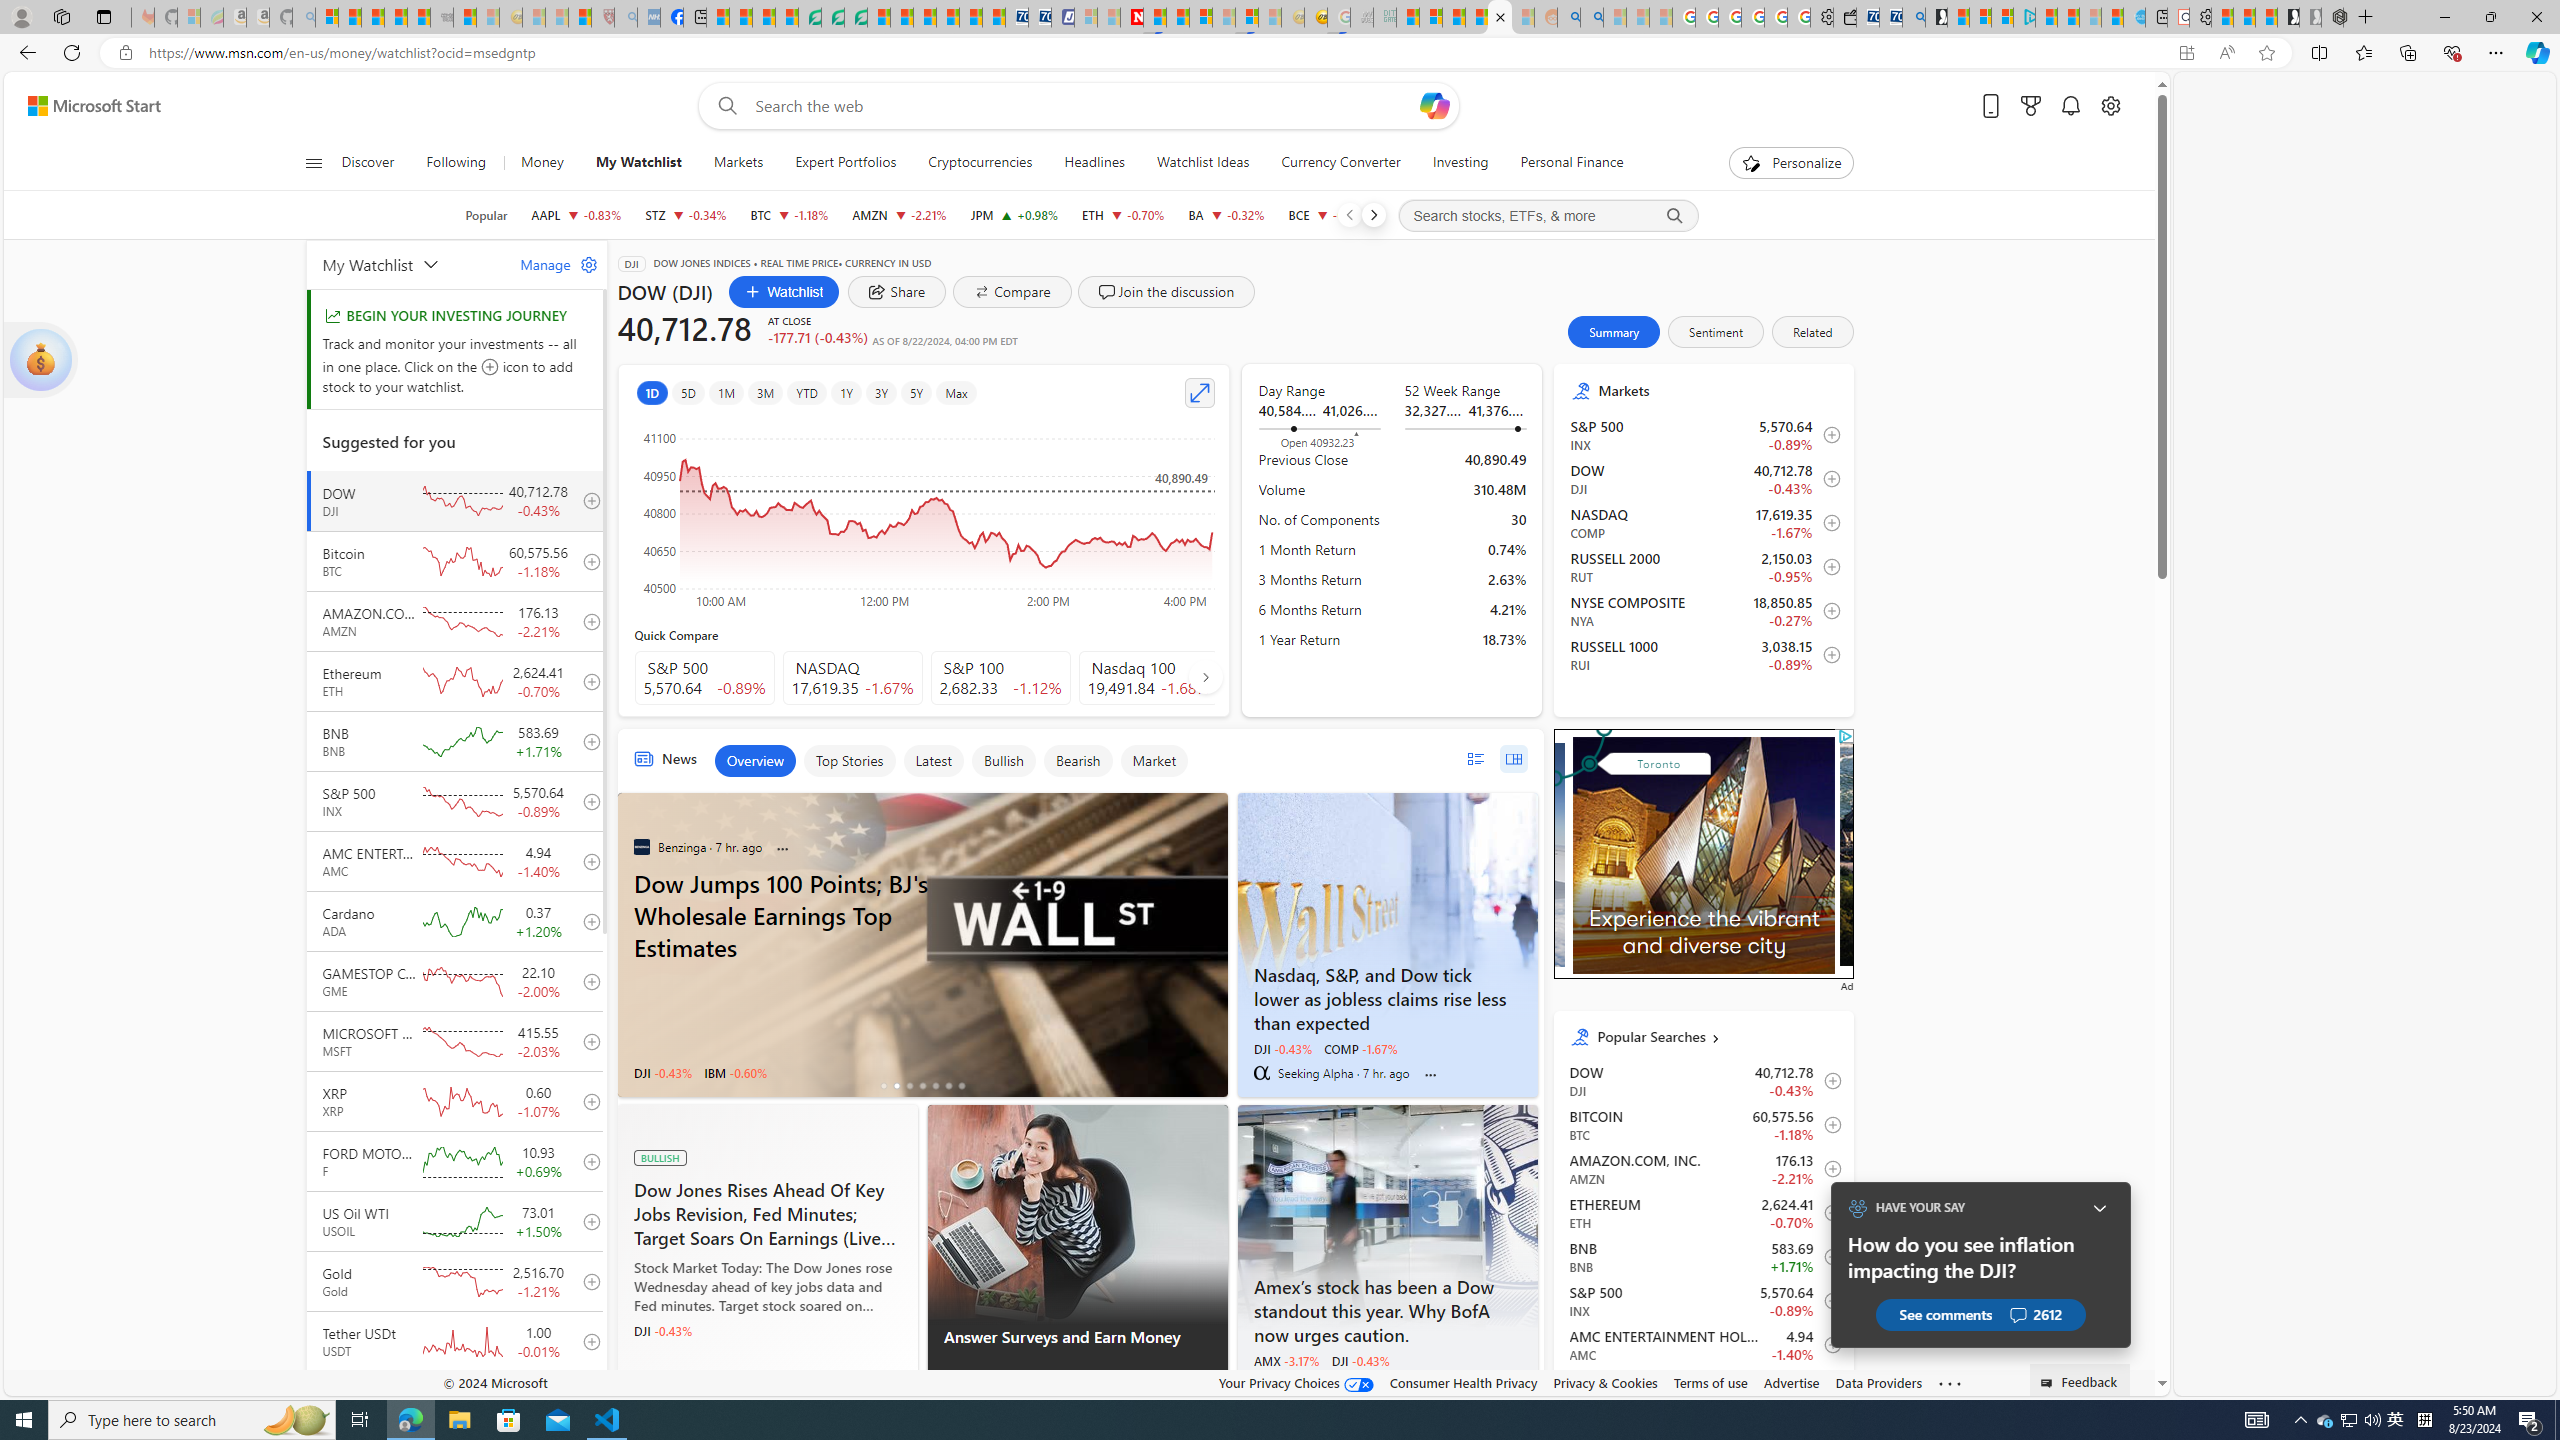 This screenshot has width=2560, height=1440. Describe the element at coordinates (737, 162) in the screenshot. I see `'Markets'` at that location.